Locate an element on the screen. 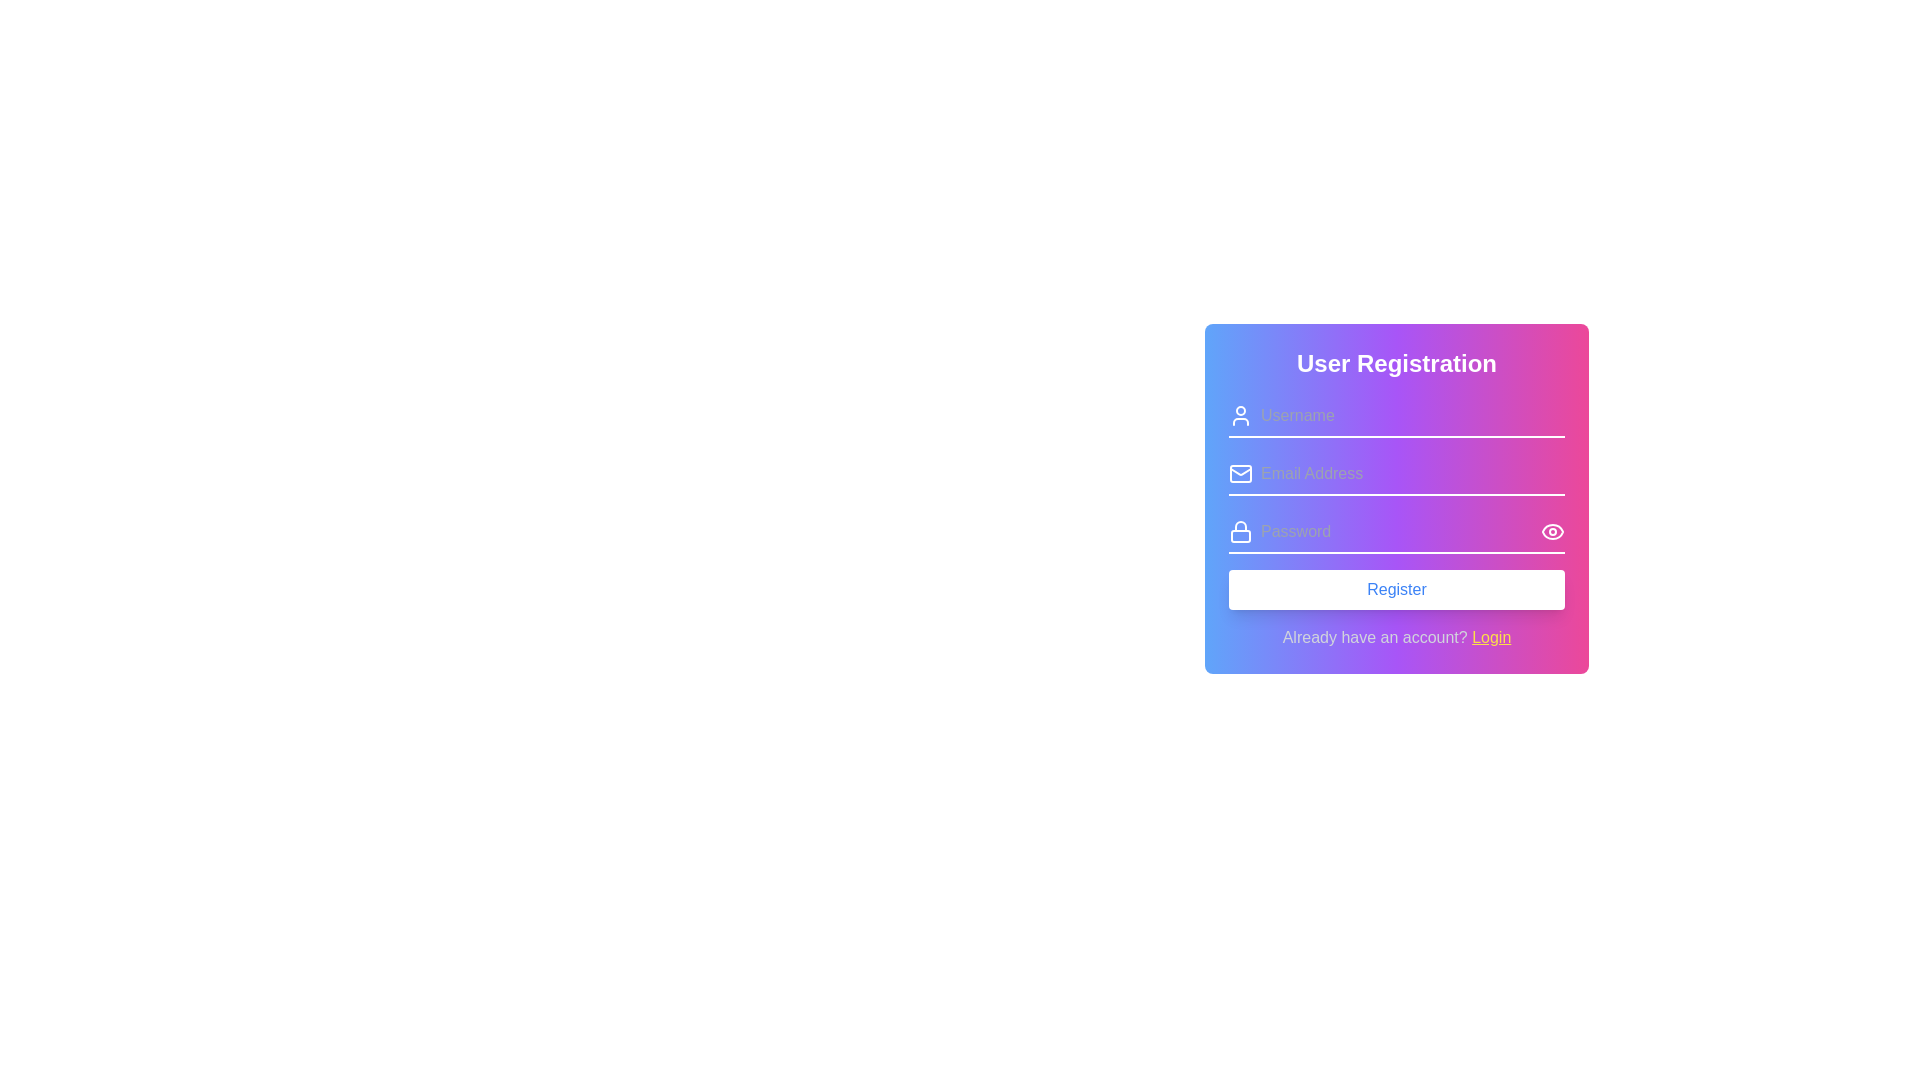  the graphical element that is part of the SVG lock icon, located at the lower part of the lock's body, symbolizing security is located at coordinates (1240, 535).